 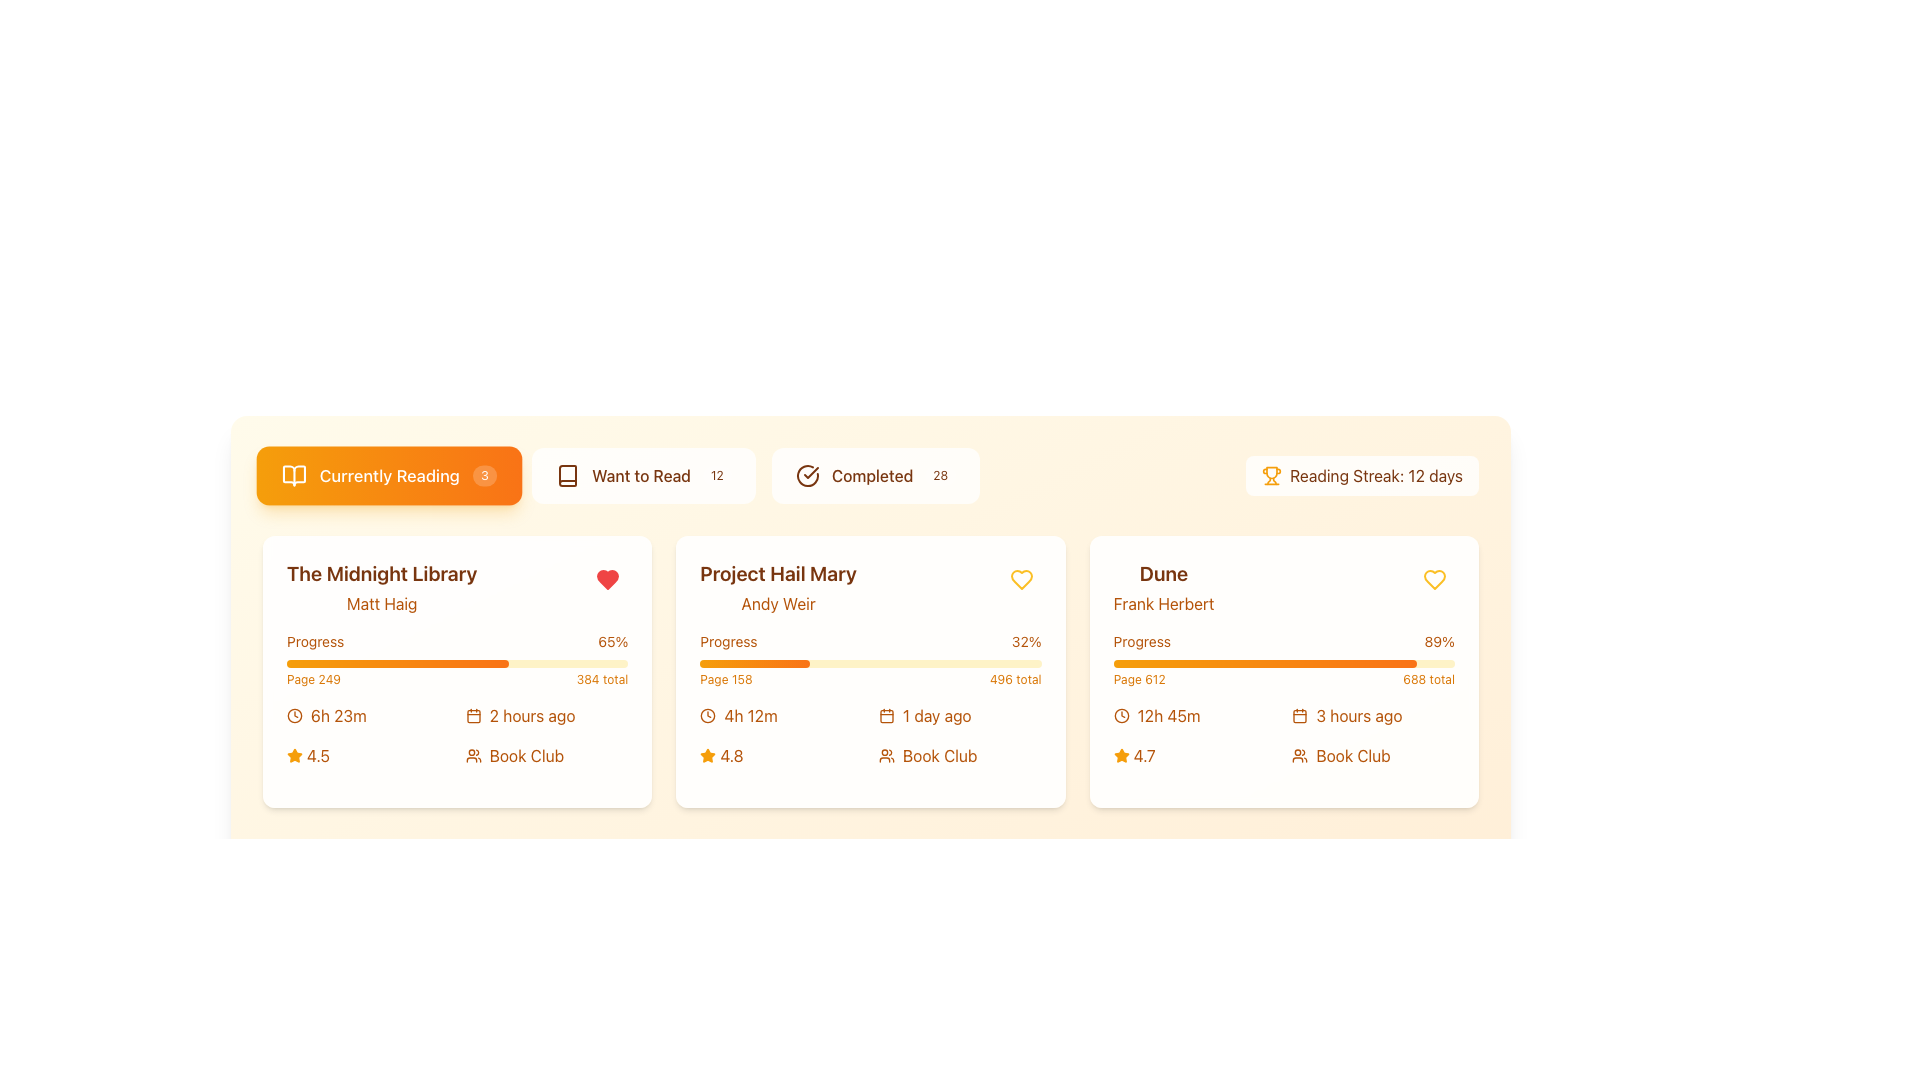 What do you see at coordinates (293, 715) in the screenshot?
I see `the time-related indicator icon located at the bottom of the first book card, directly to the left of the '6h 23m' text` at bounding box center [293, 715].